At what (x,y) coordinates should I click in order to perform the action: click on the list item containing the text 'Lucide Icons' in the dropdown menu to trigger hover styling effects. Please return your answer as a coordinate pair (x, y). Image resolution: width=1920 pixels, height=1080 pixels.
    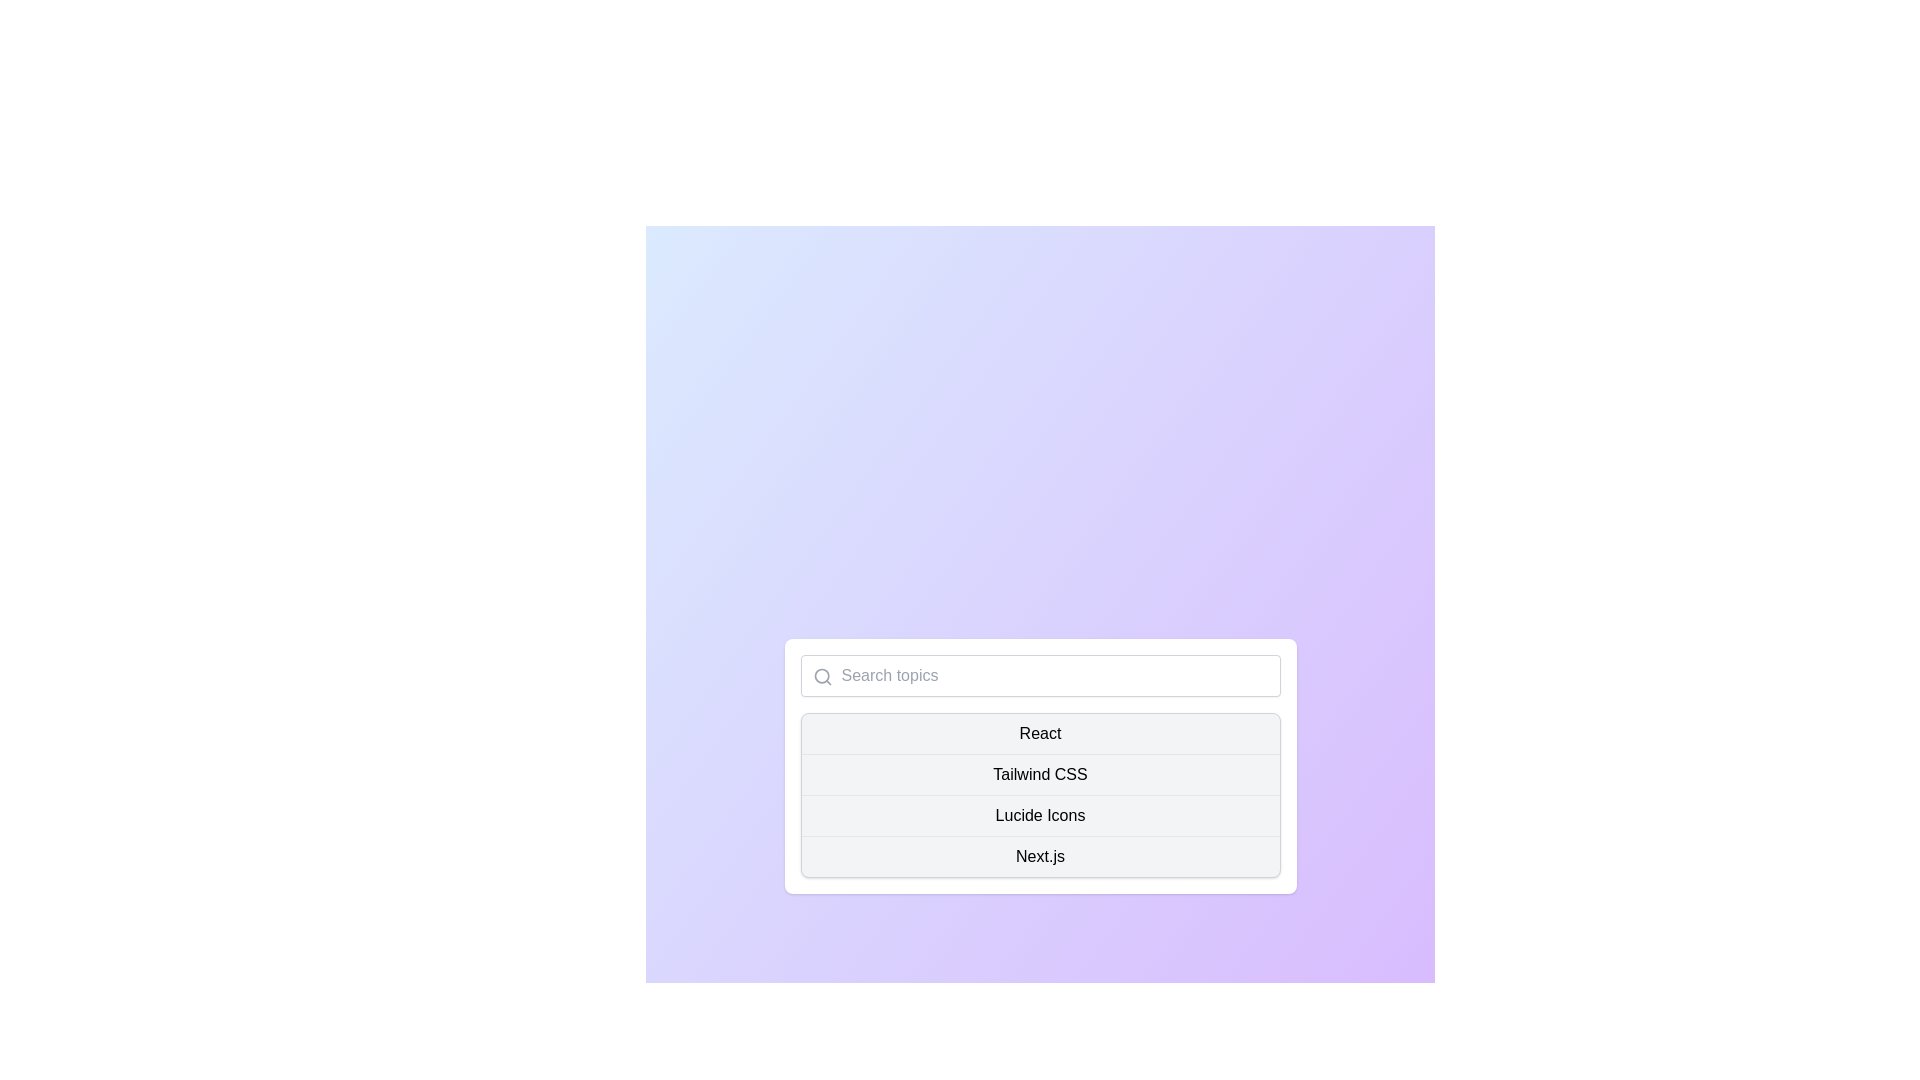
    Looking at the image, I should click on (1040, 814).